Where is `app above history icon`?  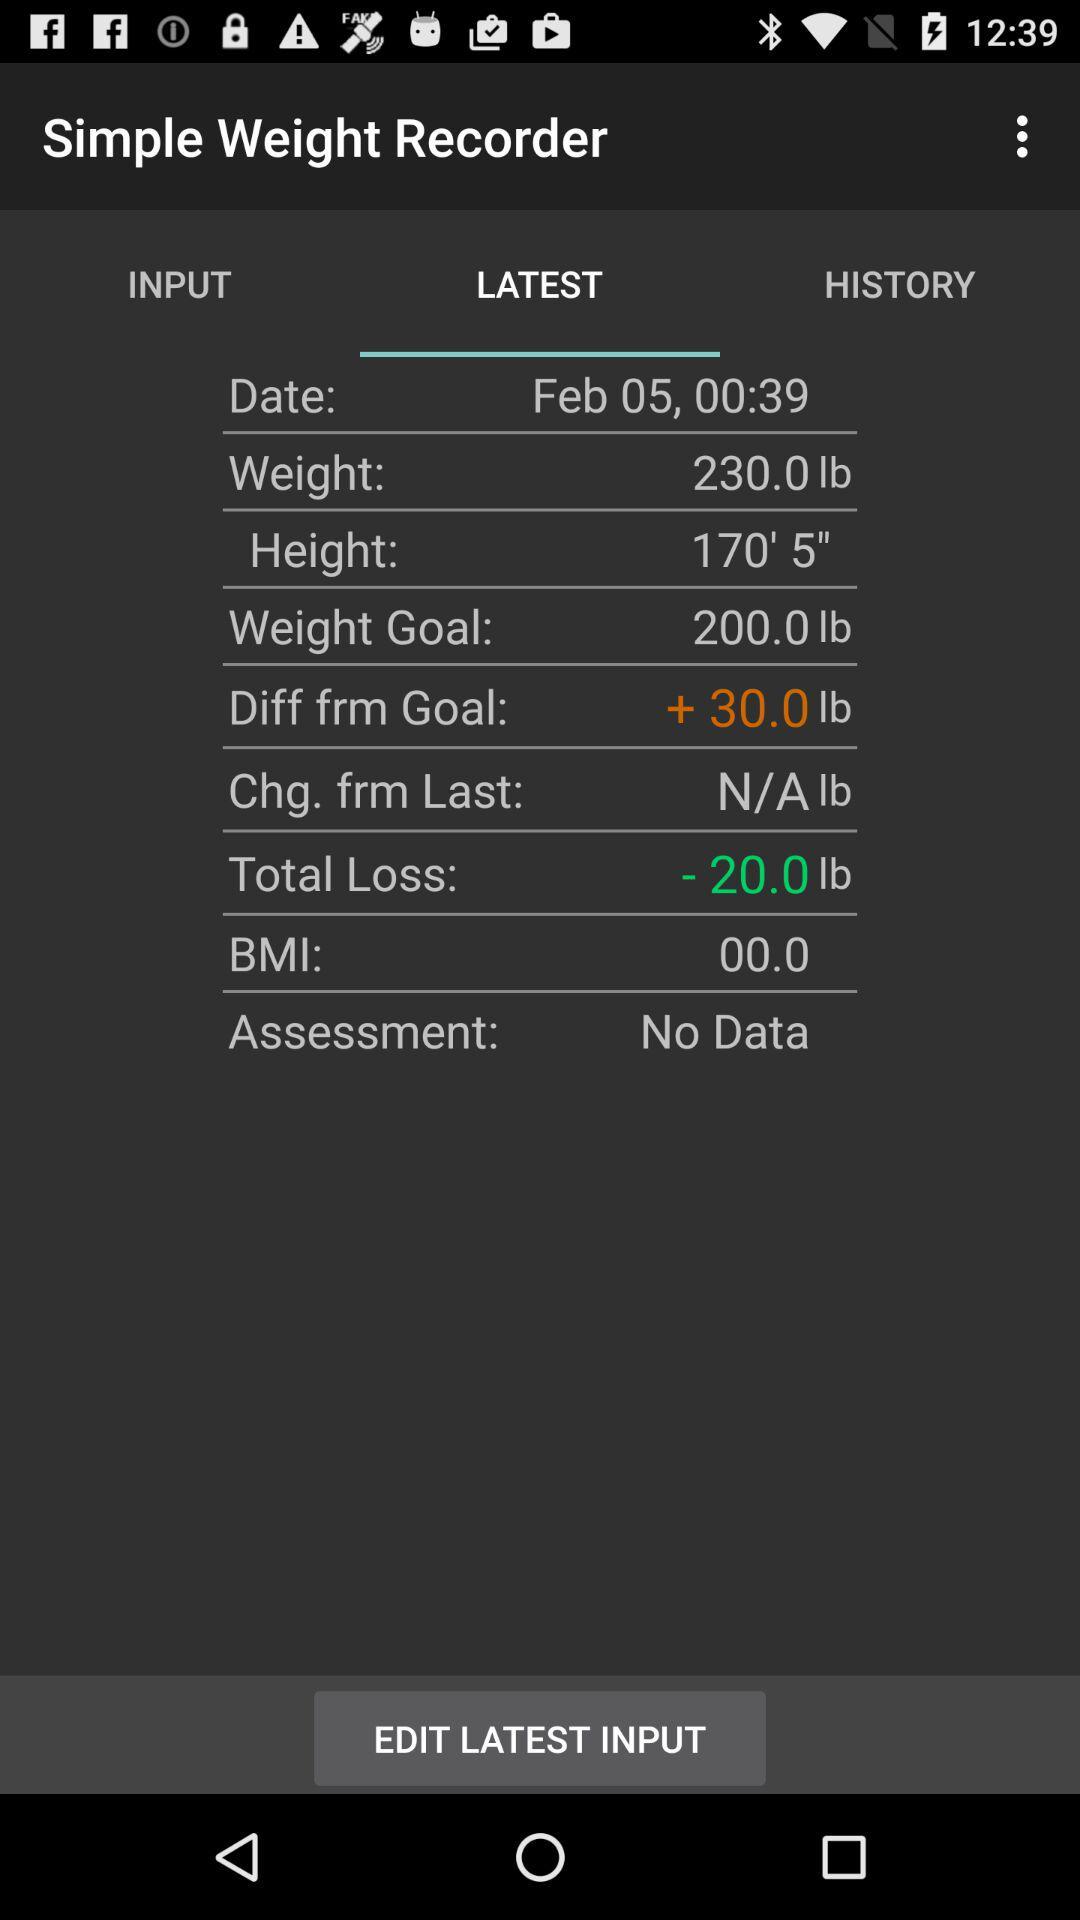
app above history icon is located at coordinates (1027, 135).